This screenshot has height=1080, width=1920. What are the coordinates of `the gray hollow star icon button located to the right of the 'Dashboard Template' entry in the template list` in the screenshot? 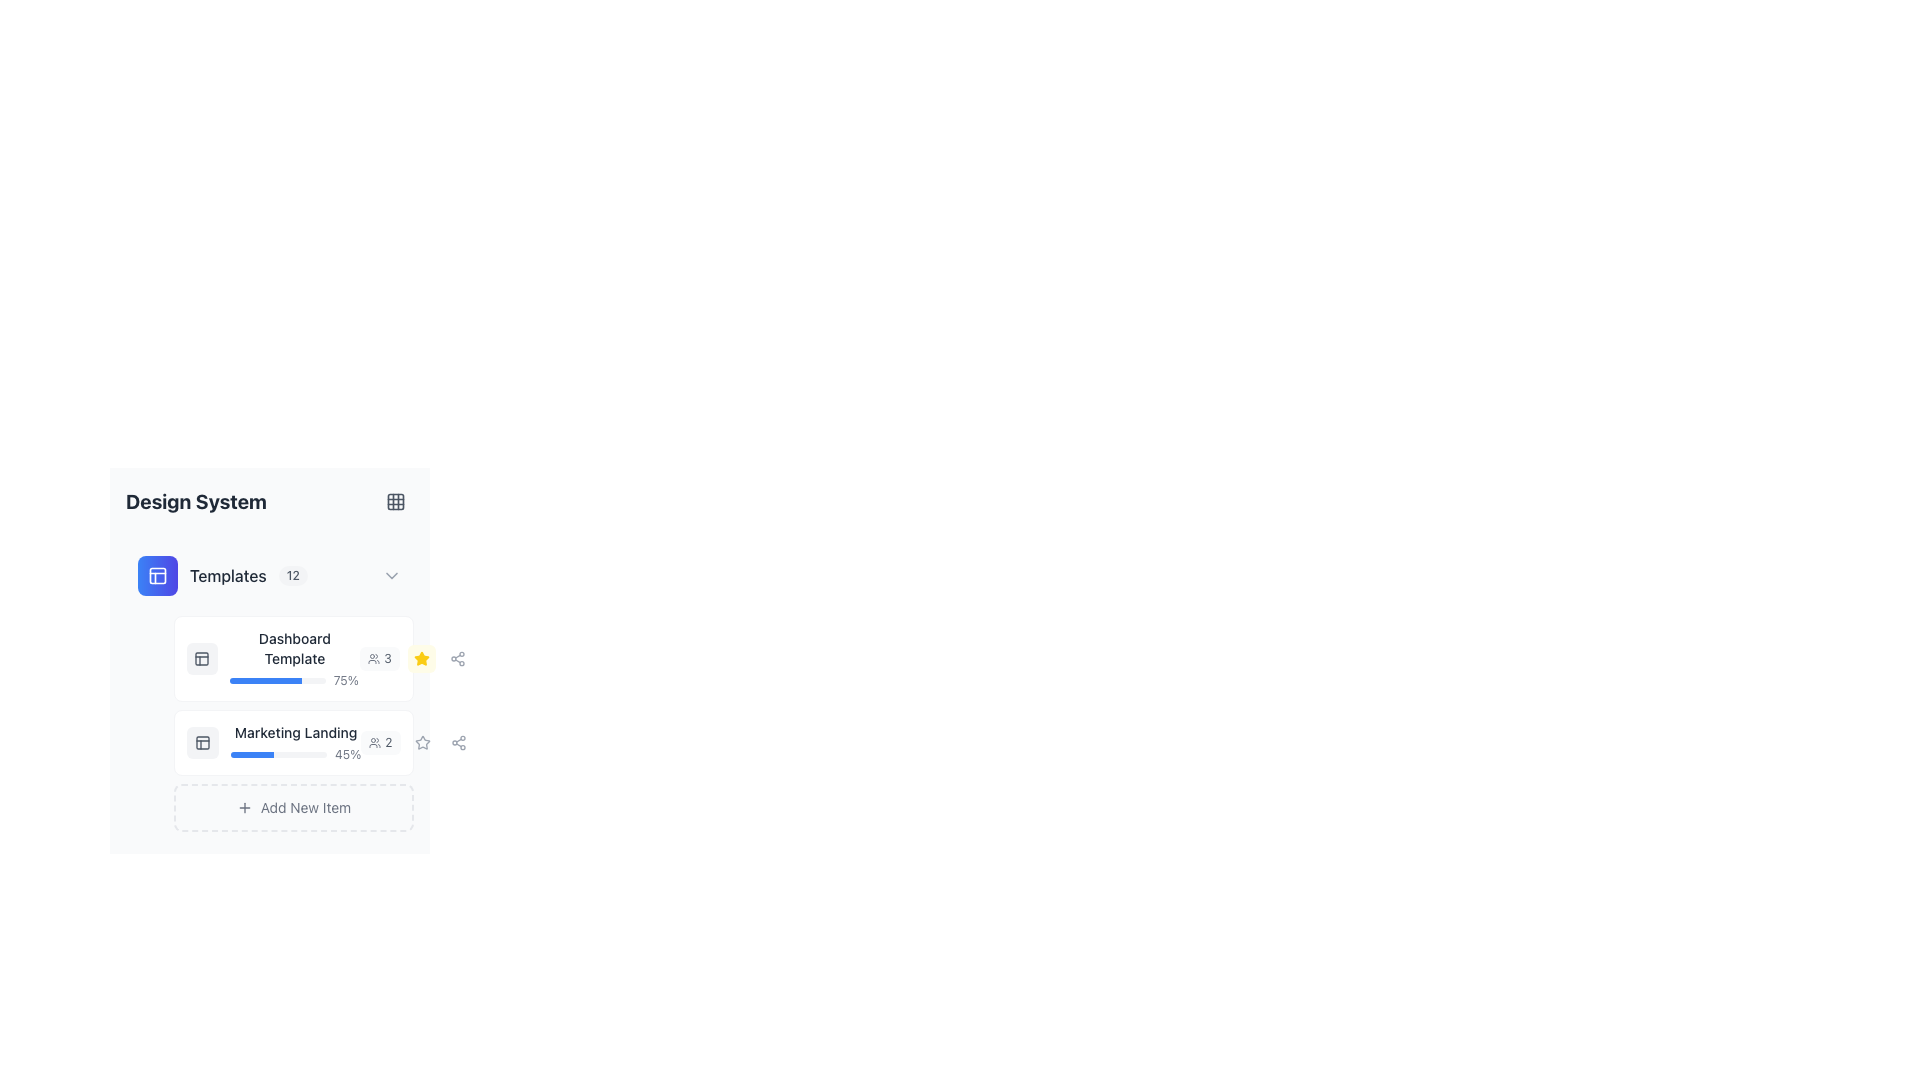 It's located at (421, 743).